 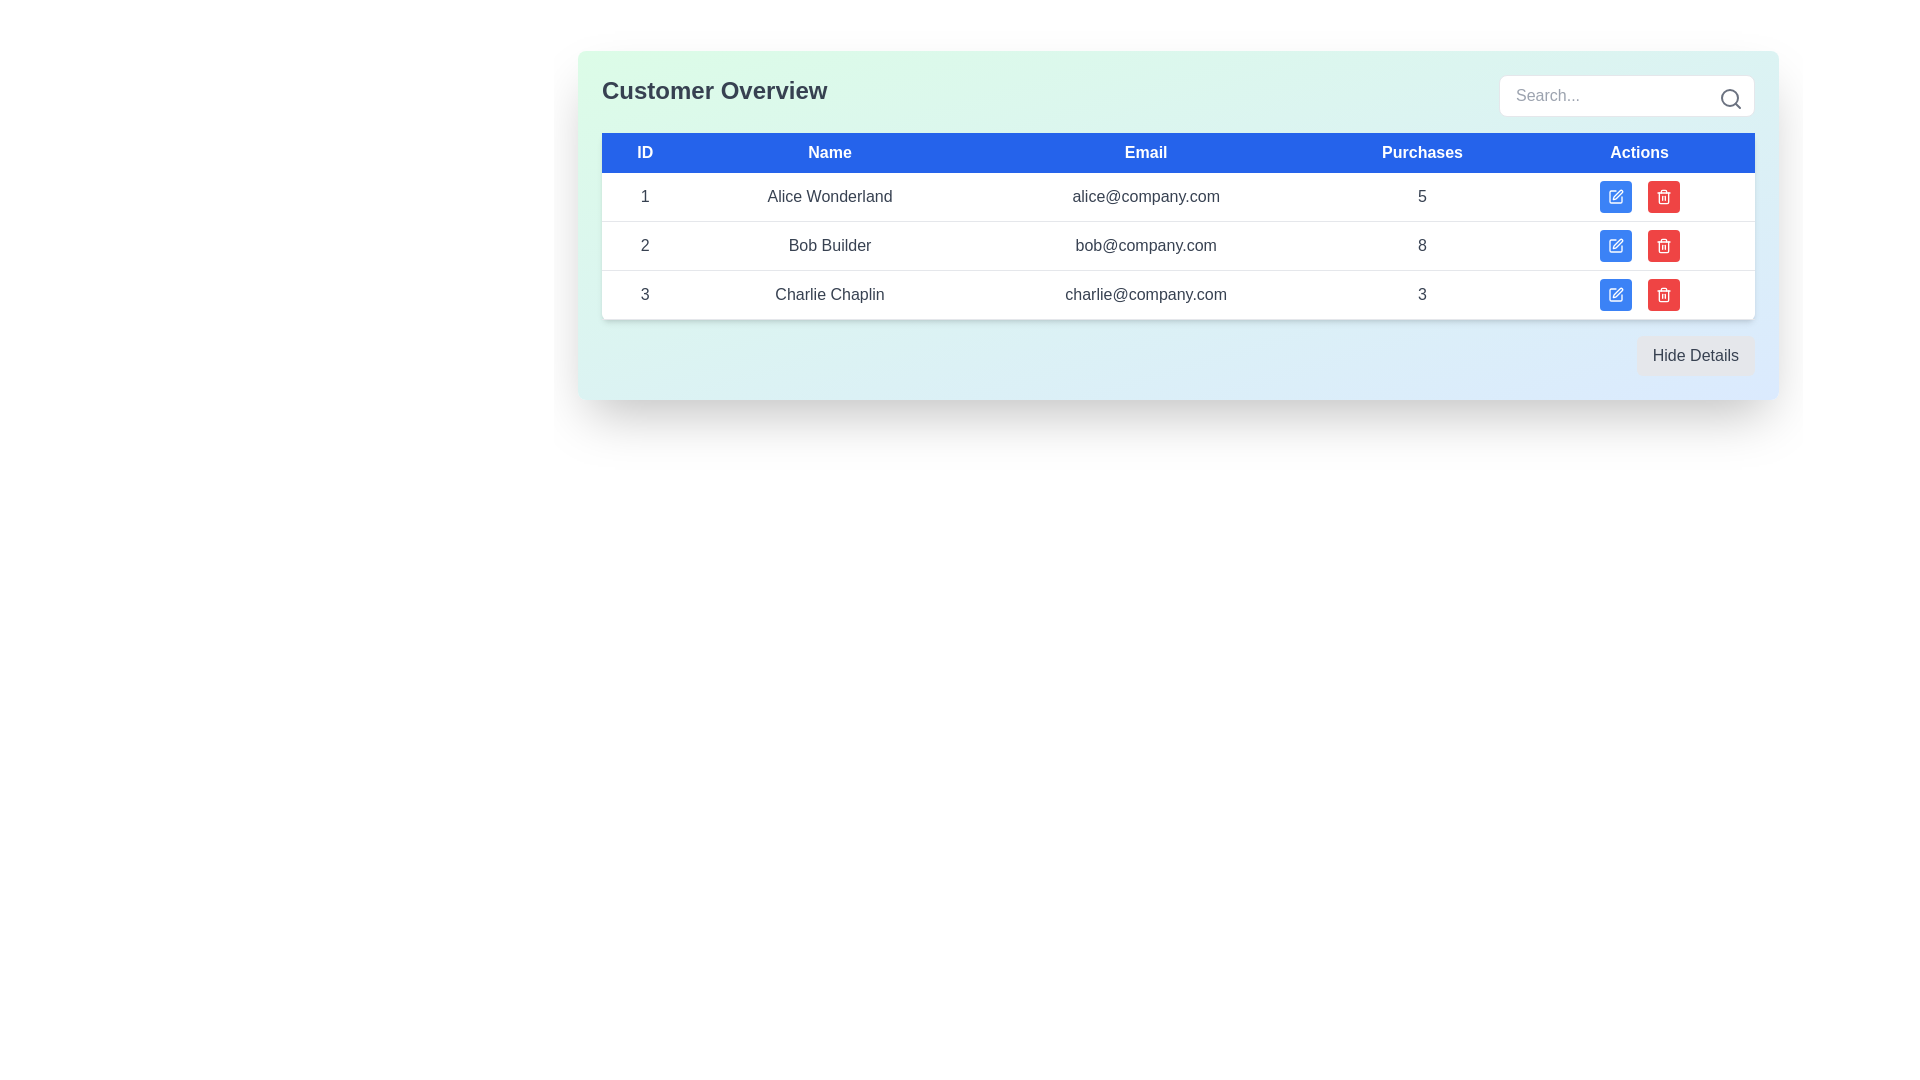 I want to click on the circular indicator in the Actions column of the second row of the table, located between the edit and delete buttons, so click(x=1639, y=245).